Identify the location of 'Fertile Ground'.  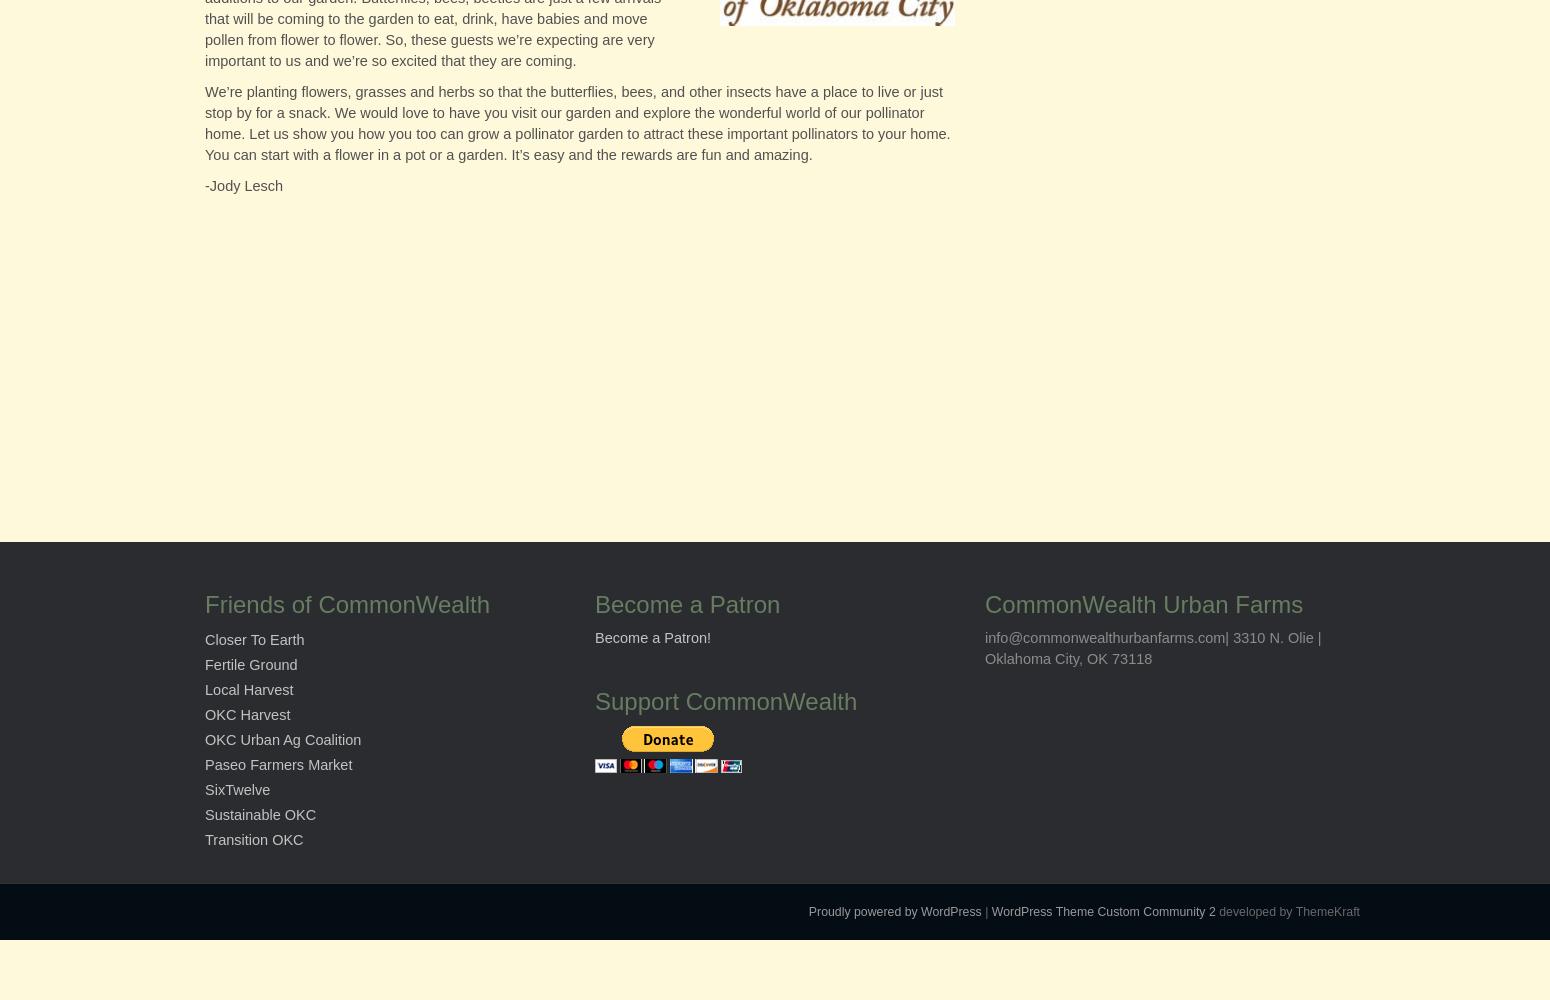
(250, 665).